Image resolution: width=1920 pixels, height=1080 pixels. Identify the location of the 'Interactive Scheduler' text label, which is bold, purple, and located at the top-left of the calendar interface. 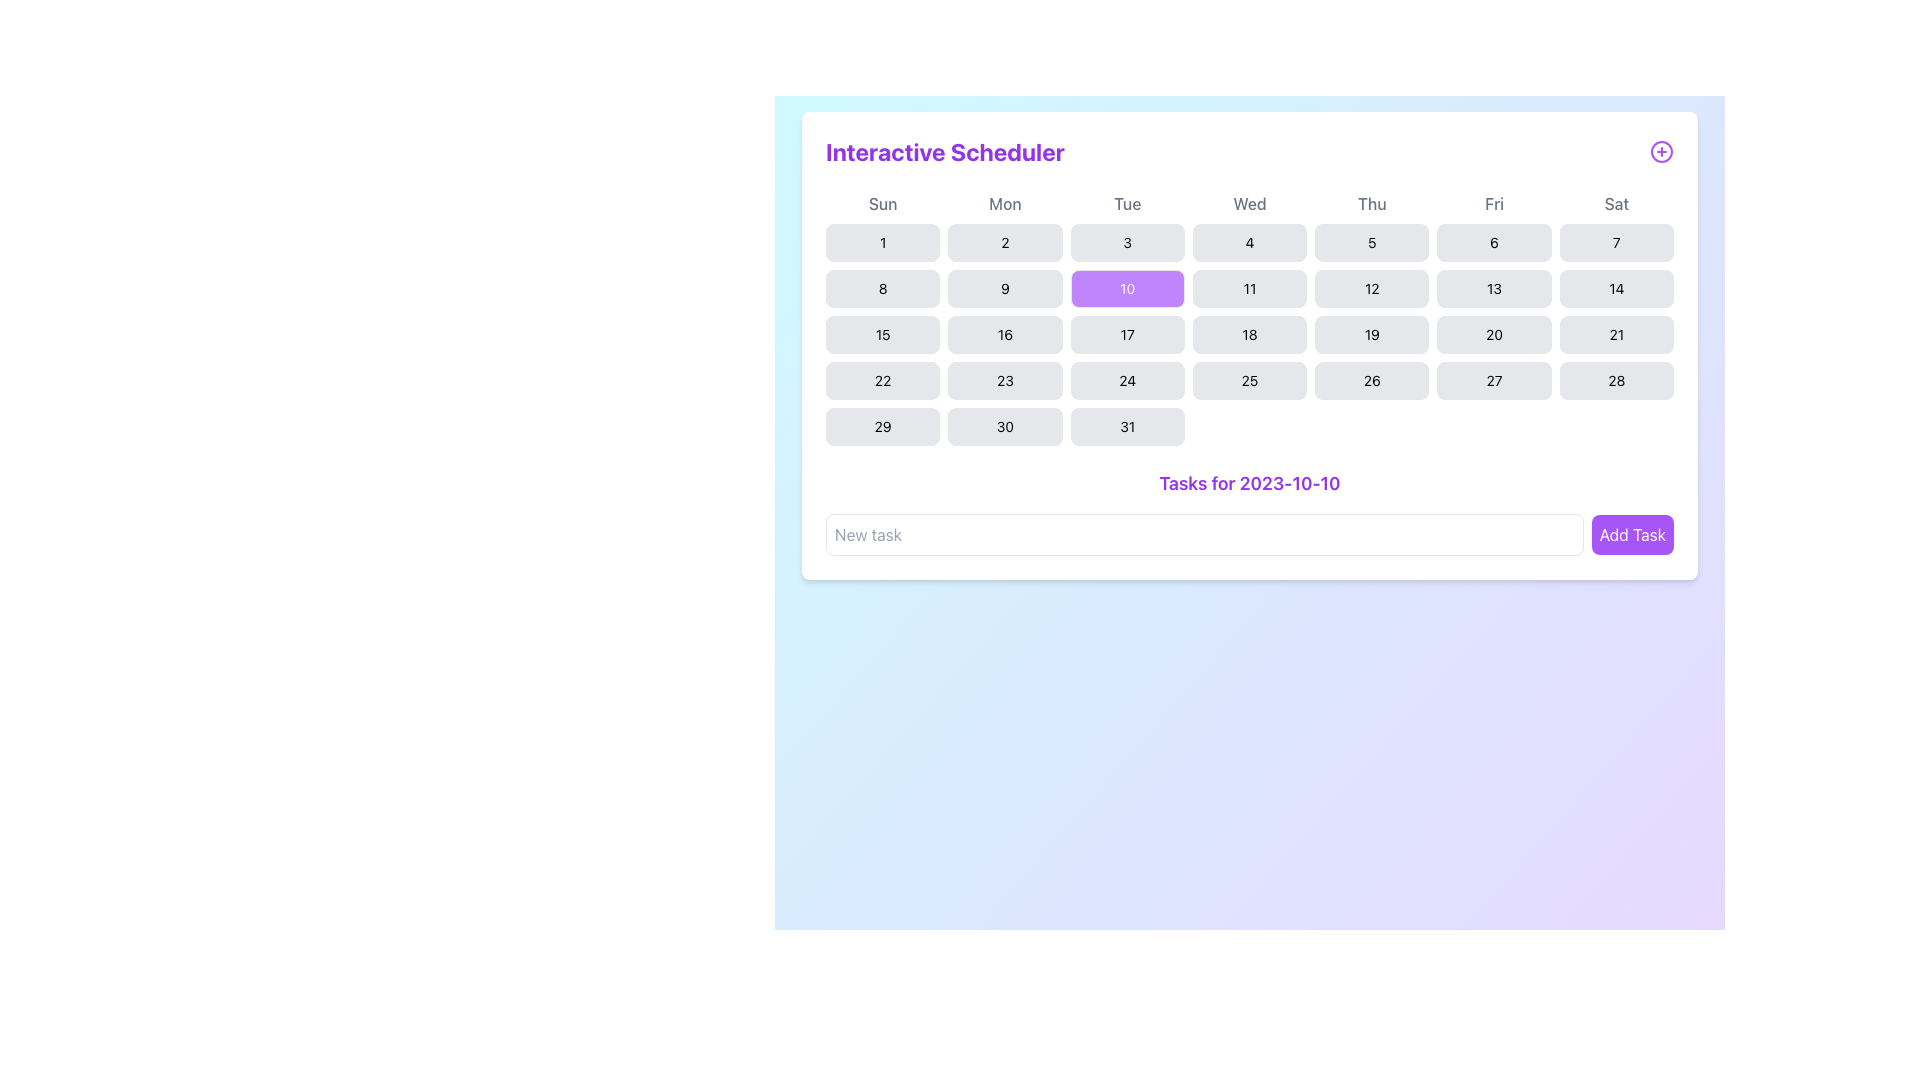
(944, 150).